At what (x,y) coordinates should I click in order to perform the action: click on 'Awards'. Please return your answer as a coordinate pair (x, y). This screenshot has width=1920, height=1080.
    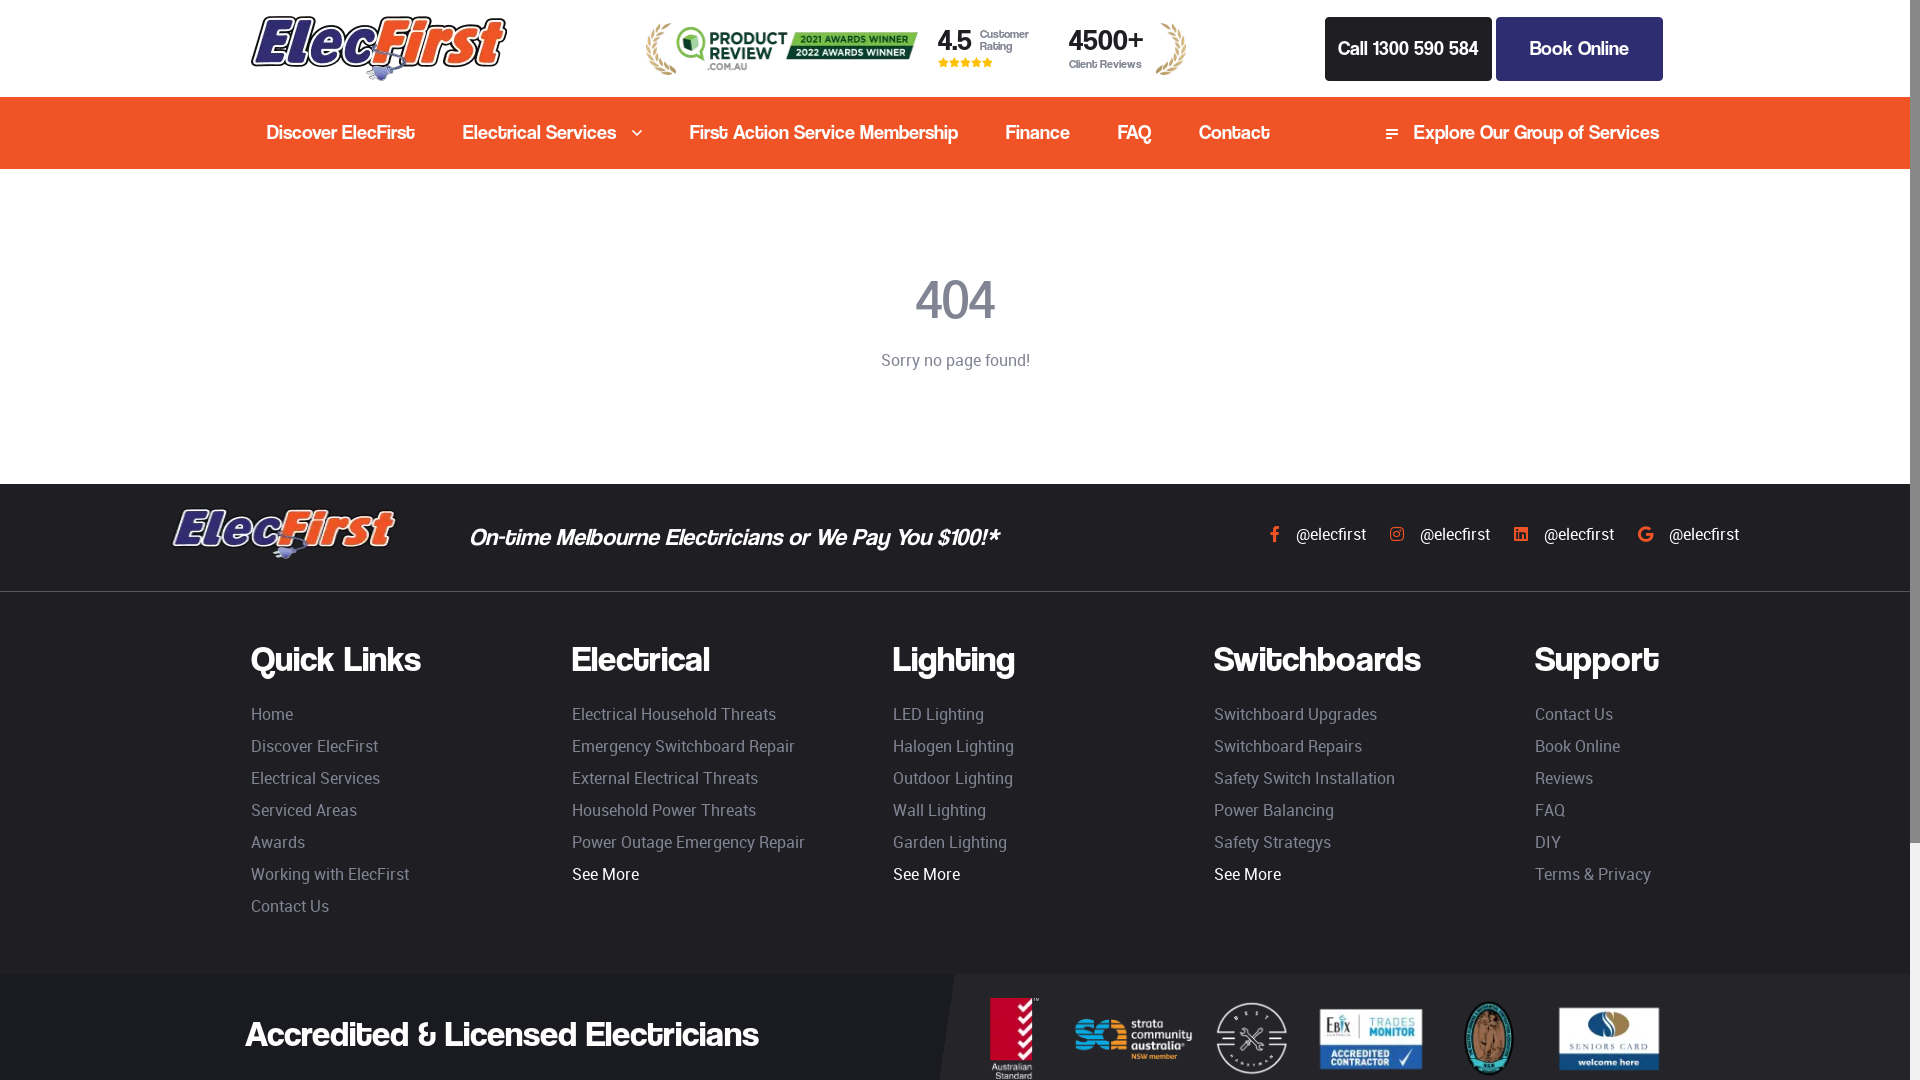
    Looking at the image, I should click on (249, 841).